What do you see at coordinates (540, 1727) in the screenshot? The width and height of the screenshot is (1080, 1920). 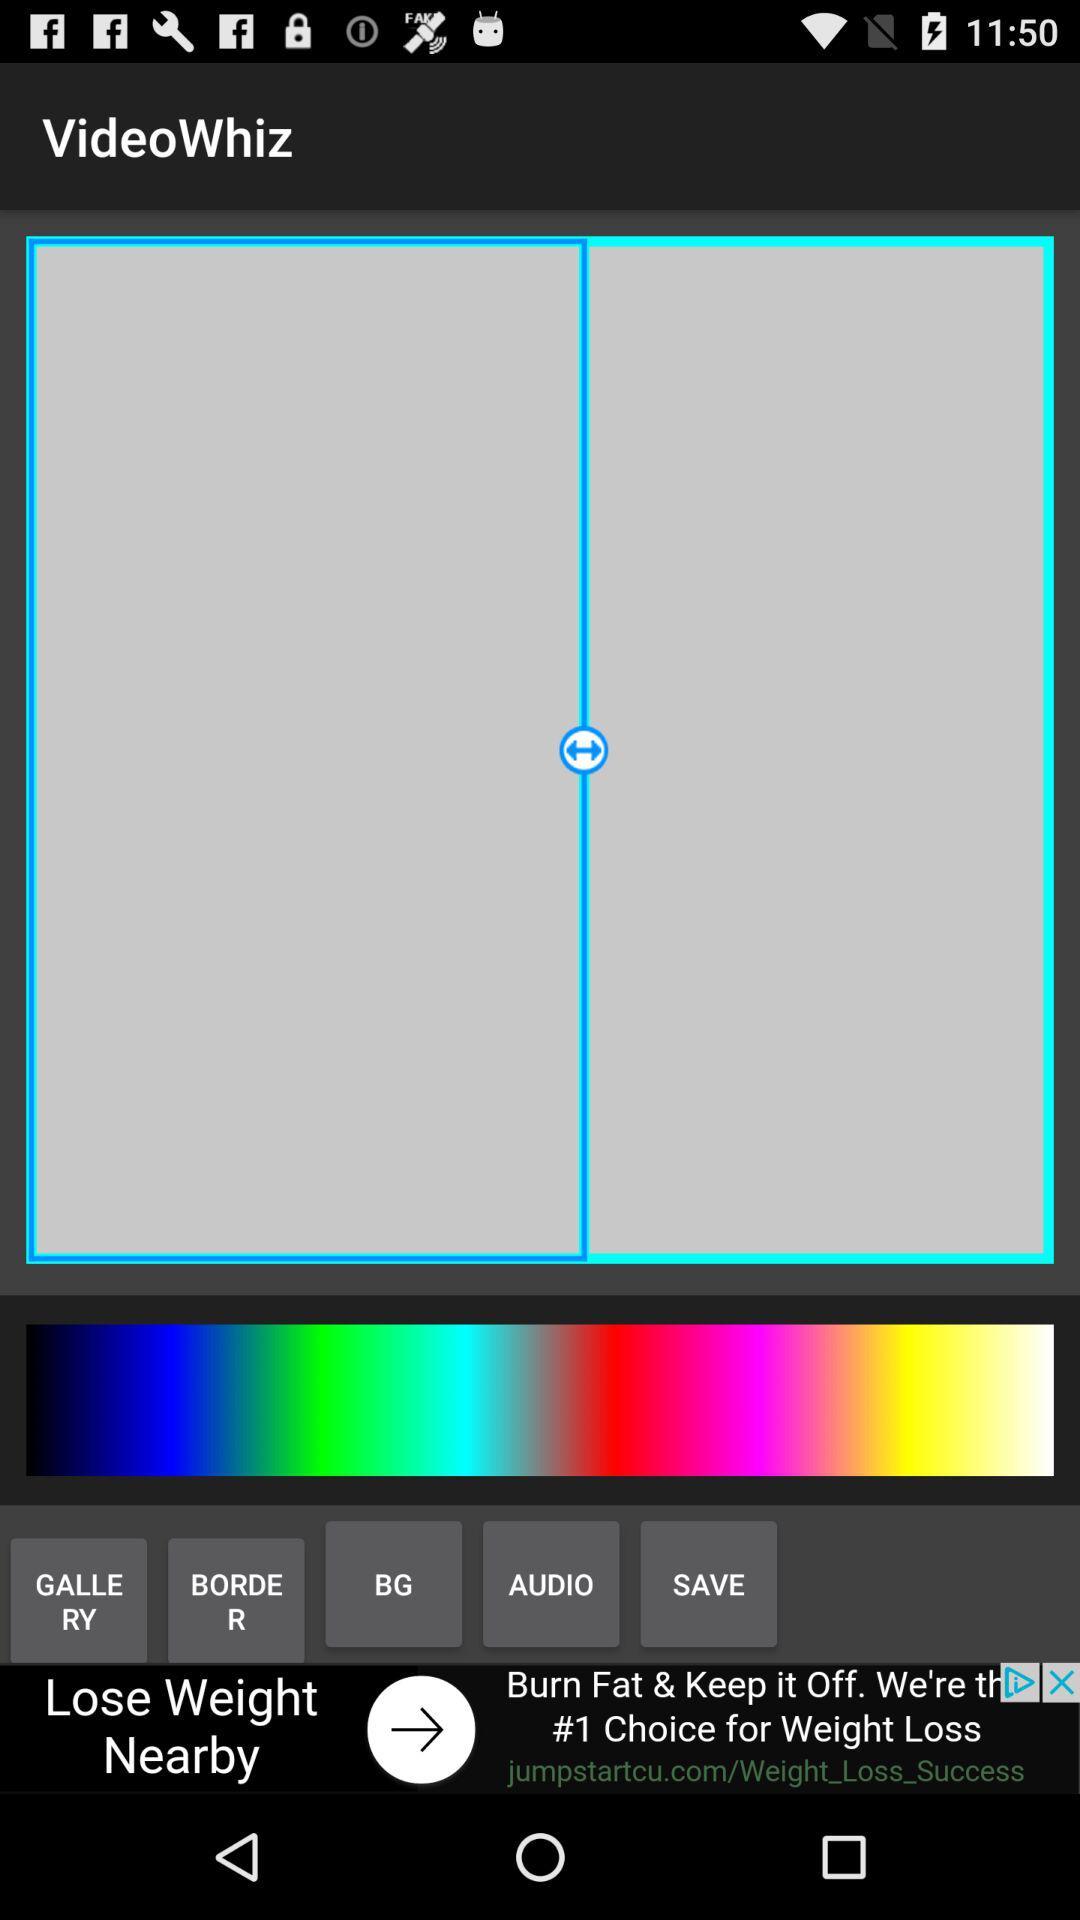 I see `see advertisement` at bounding box center [540, 1727].